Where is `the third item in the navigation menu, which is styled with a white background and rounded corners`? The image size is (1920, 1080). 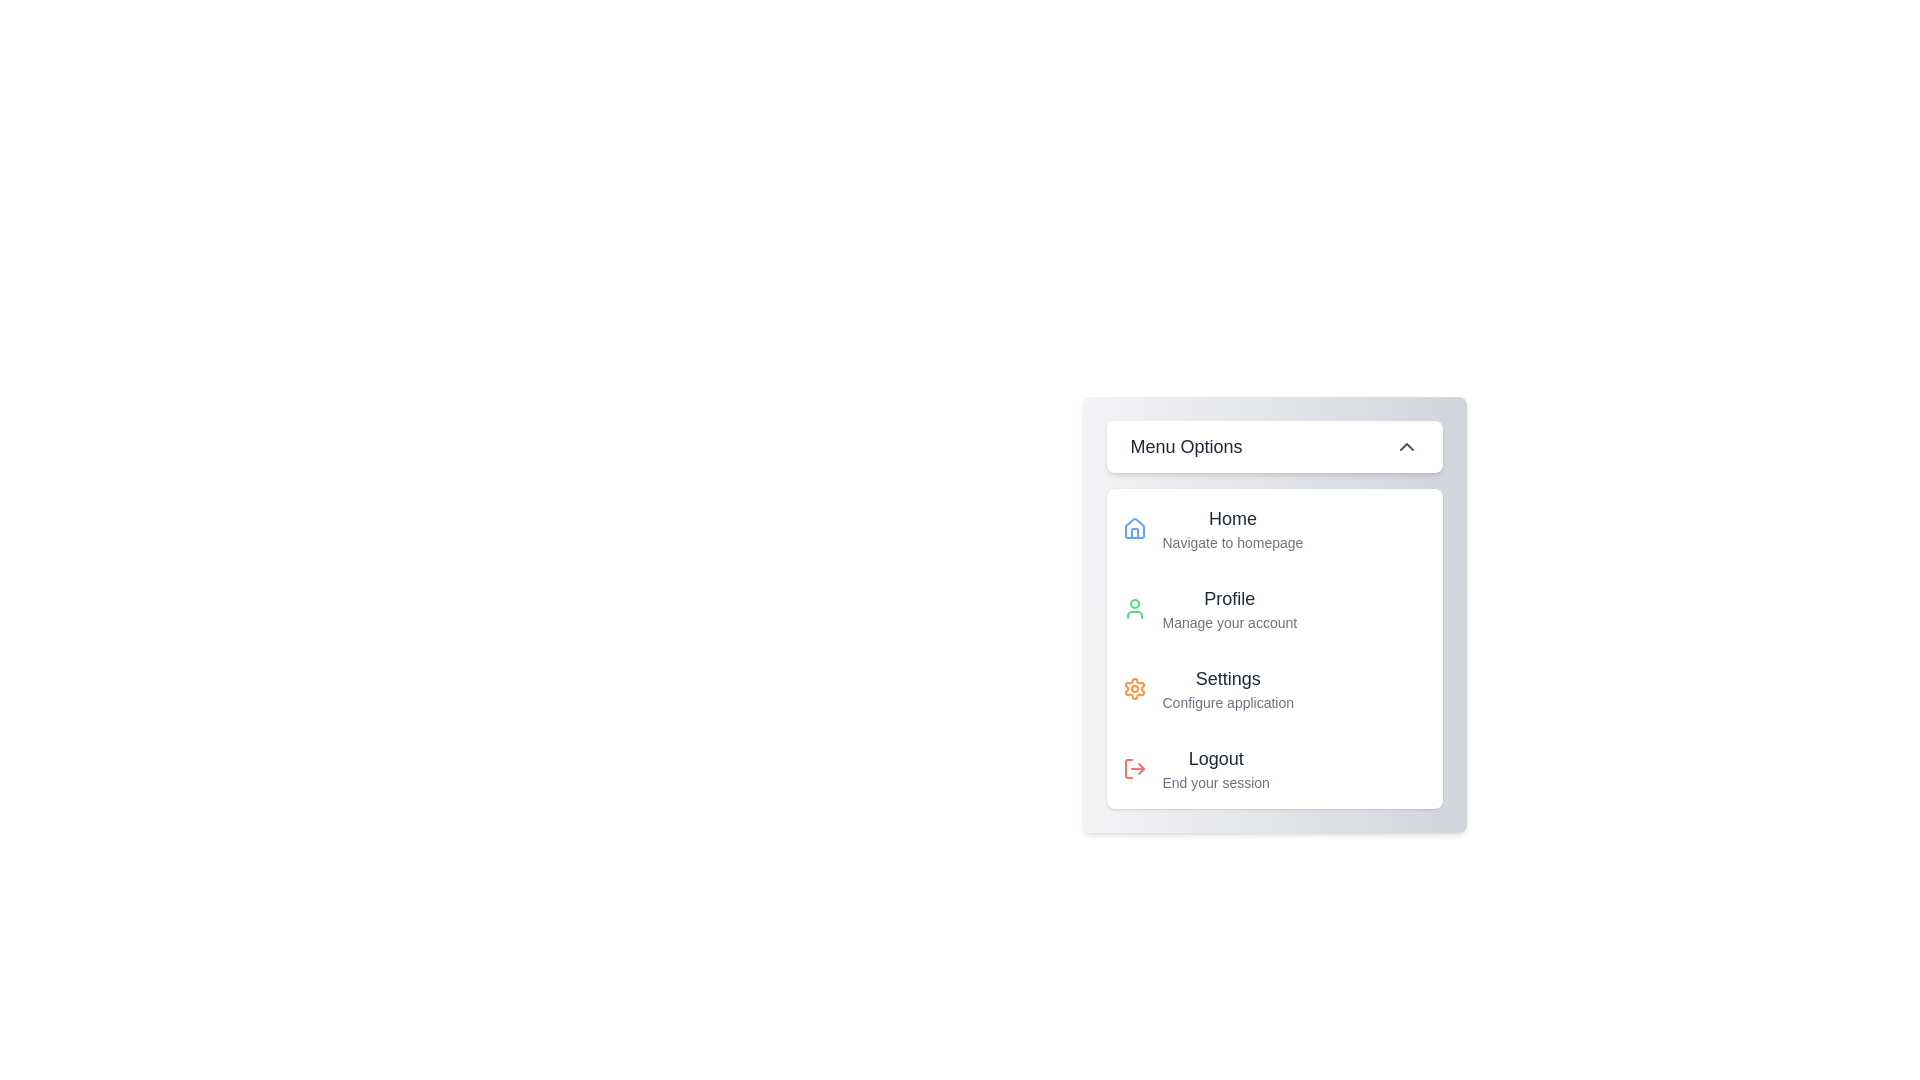
the third item in the navigation menu, which is styled with a white background and rounded corners is located at coordinates (1273, 648).